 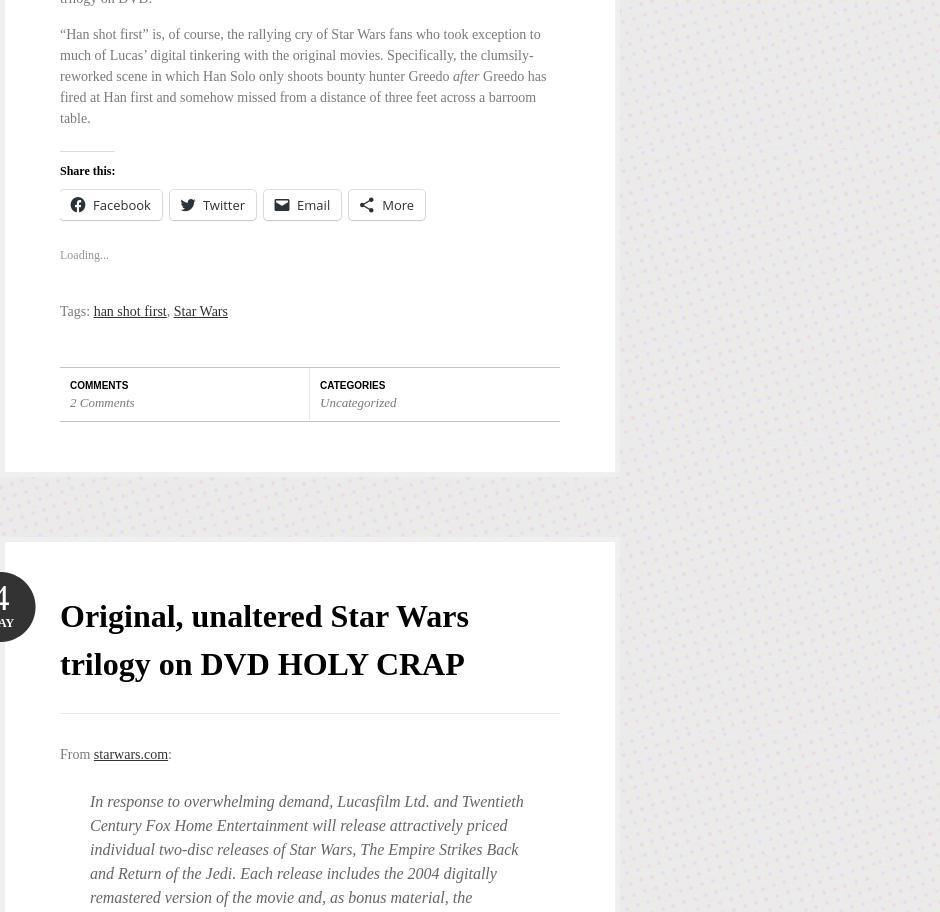 What do you see at coordinates (169, 311) in the screenshot?
I see `','` at bounding box center [169, 311].